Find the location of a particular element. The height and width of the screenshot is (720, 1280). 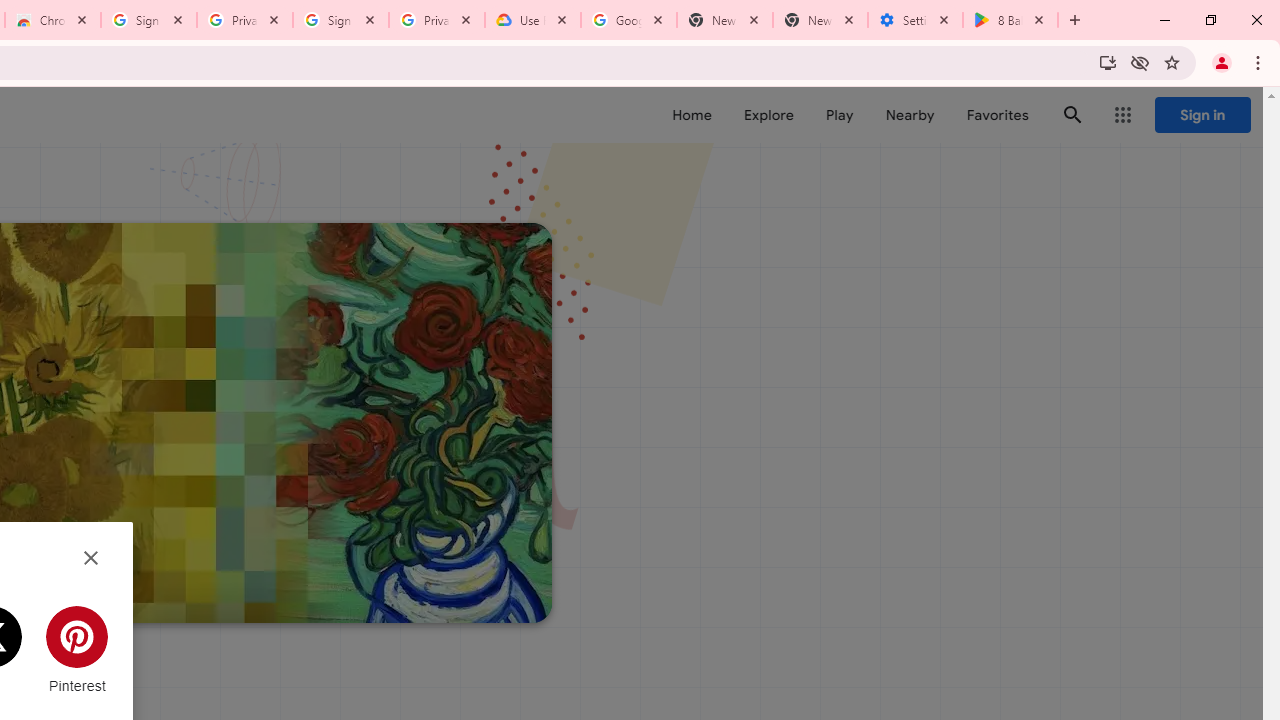

'Settings - System' is located at coordinates (914, 20).